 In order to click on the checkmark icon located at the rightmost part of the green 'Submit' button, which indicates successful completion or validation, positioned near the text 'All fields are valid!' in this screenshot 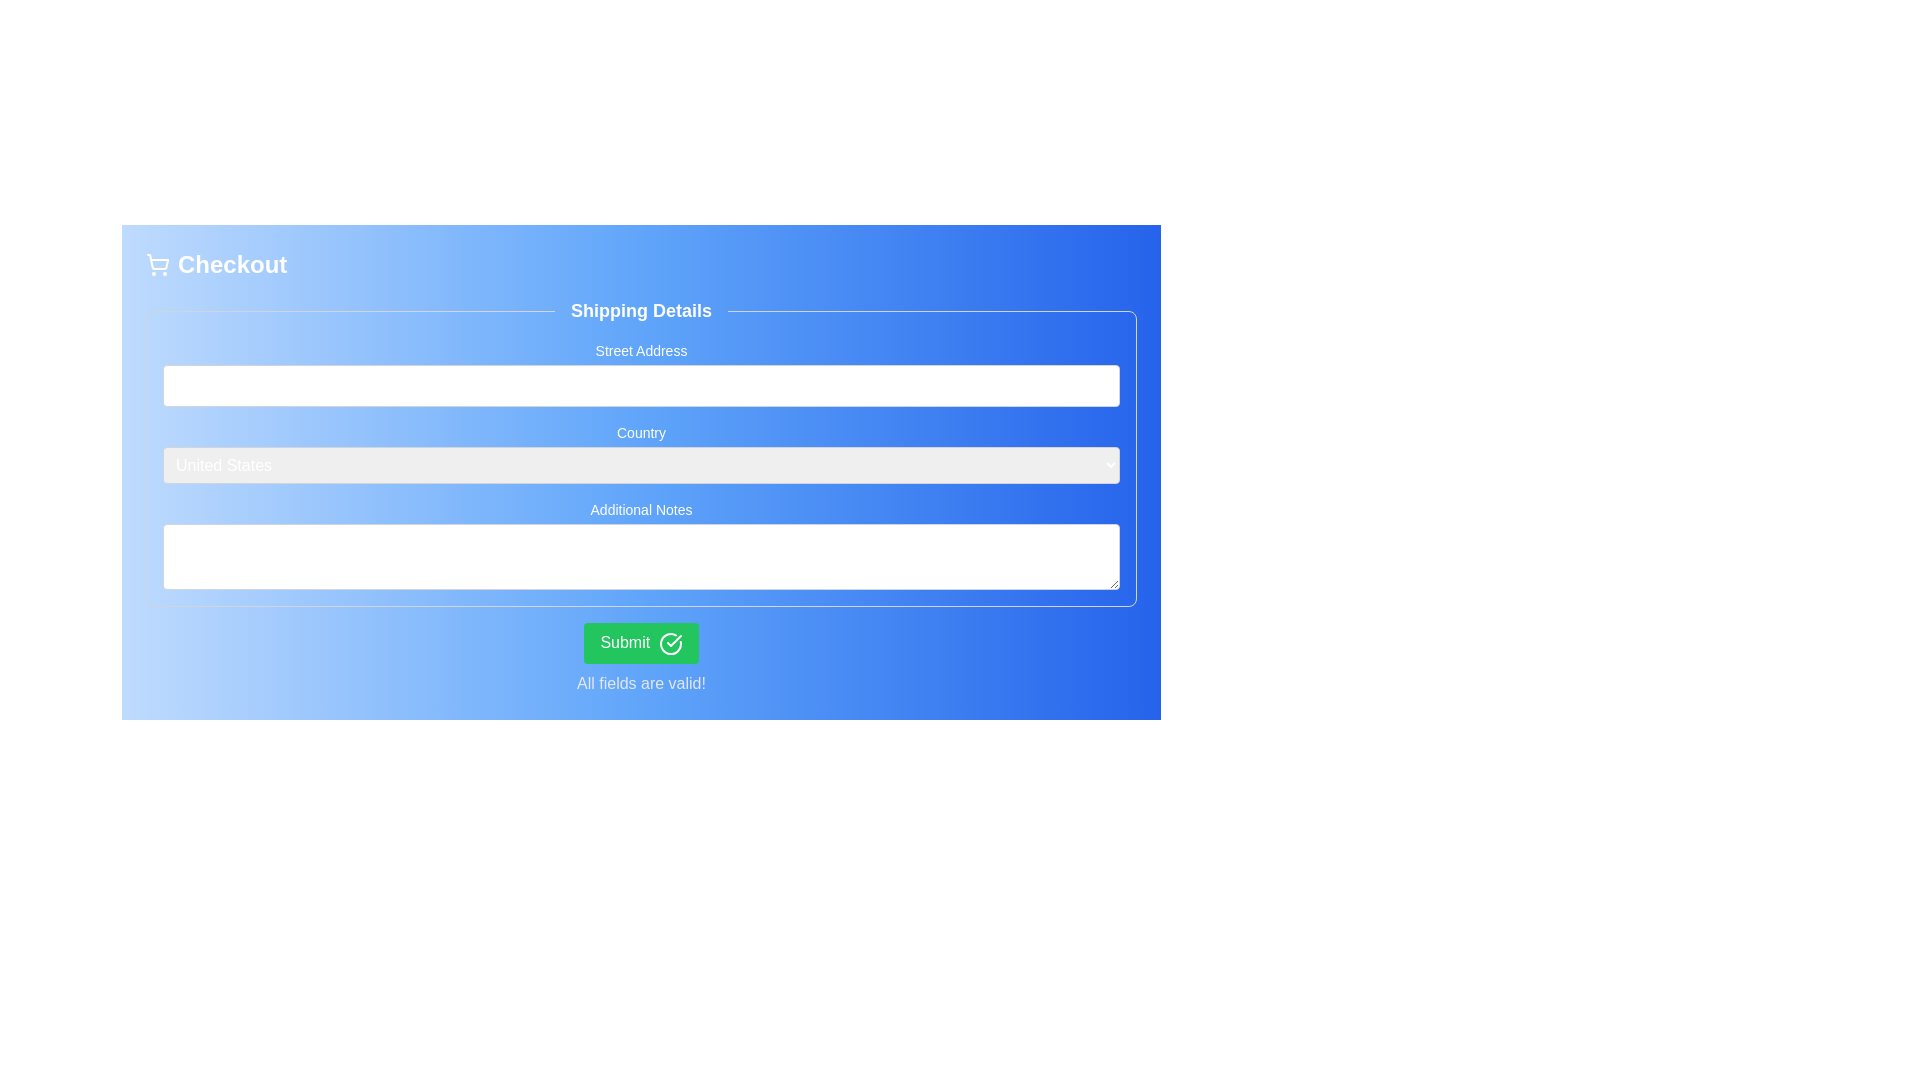, I will do `click(674, 640)`.